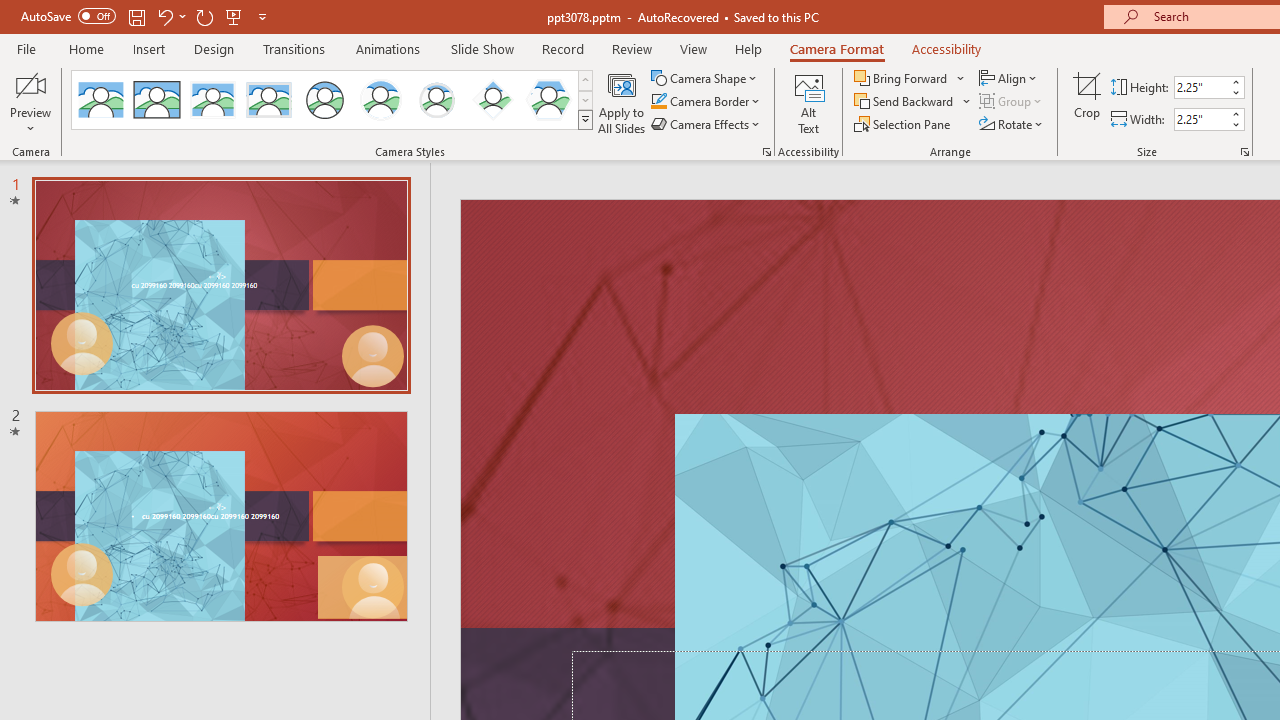  I want to click on 'Group', so click(1012, 101).